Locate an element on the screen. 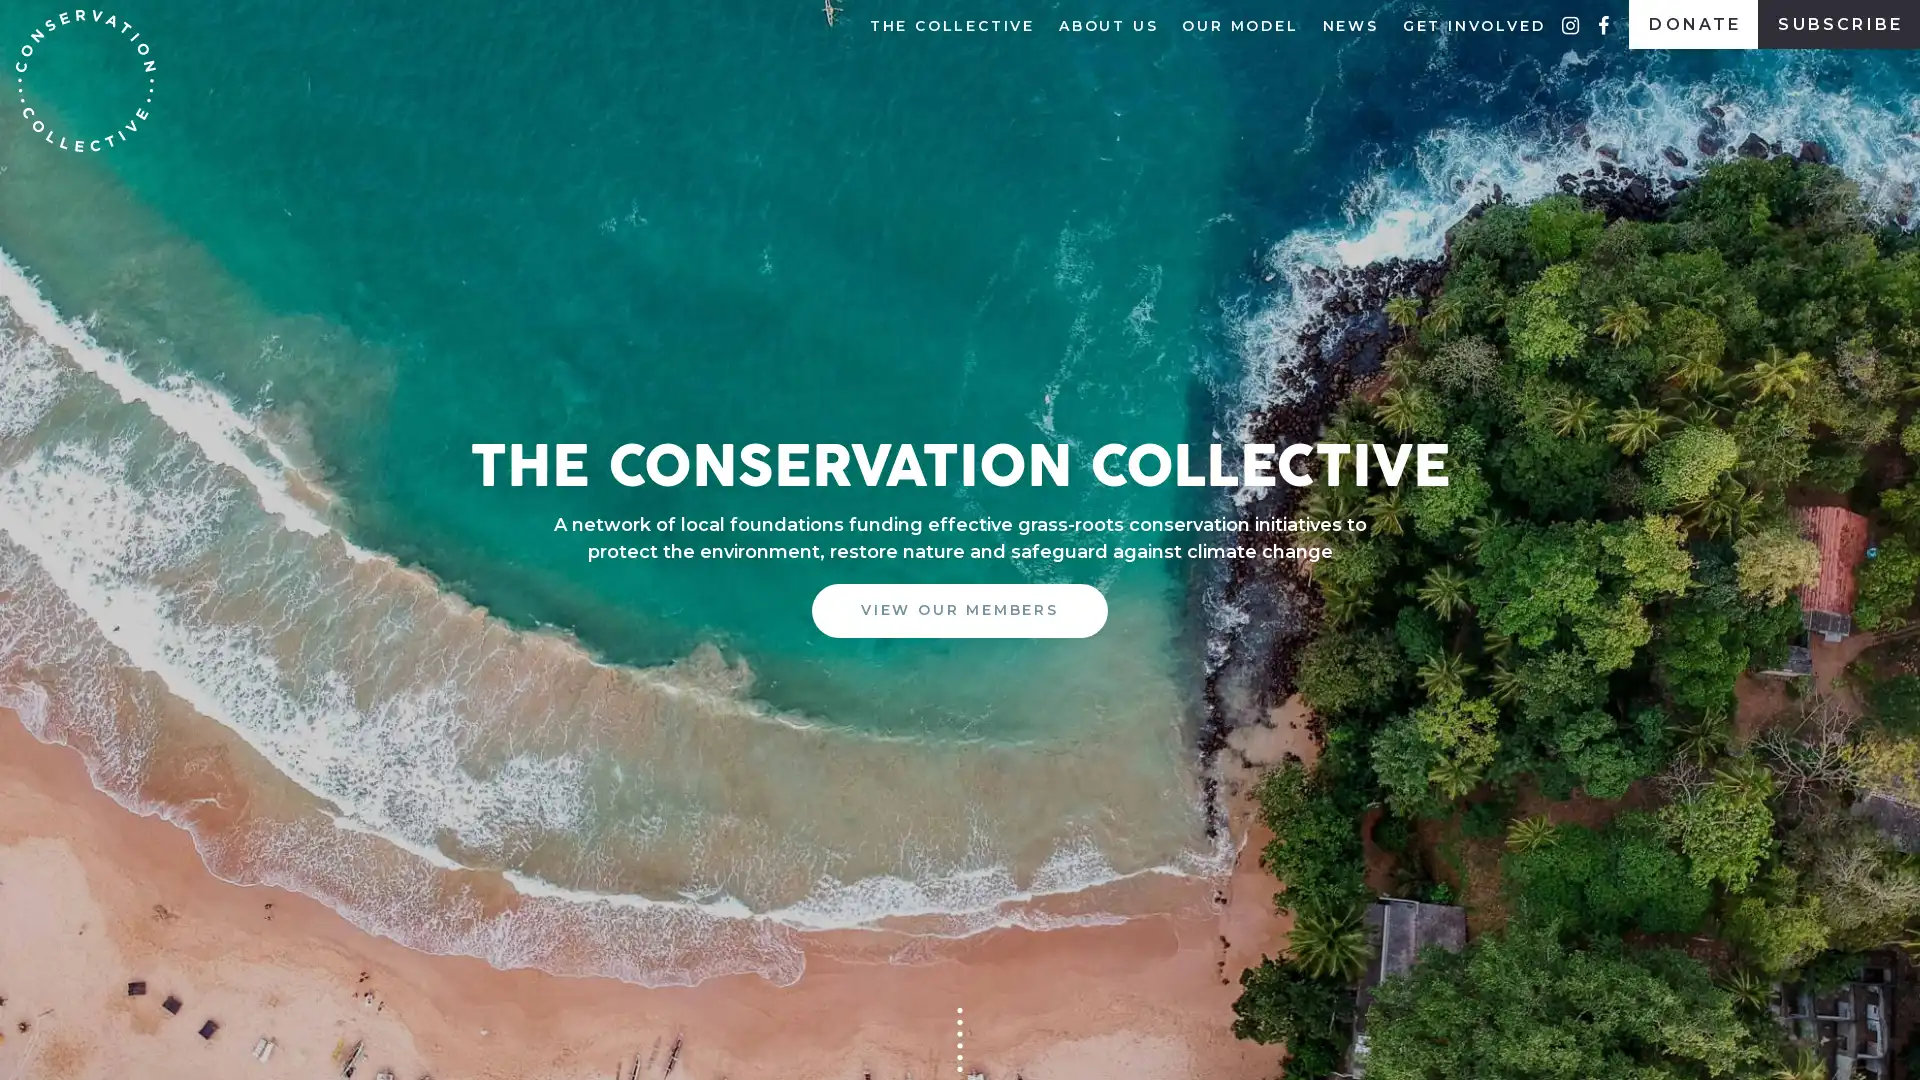 The height and width of the screenshot is (1080, 1920). SUBSCRIBE is located at coordinates (958, 628).